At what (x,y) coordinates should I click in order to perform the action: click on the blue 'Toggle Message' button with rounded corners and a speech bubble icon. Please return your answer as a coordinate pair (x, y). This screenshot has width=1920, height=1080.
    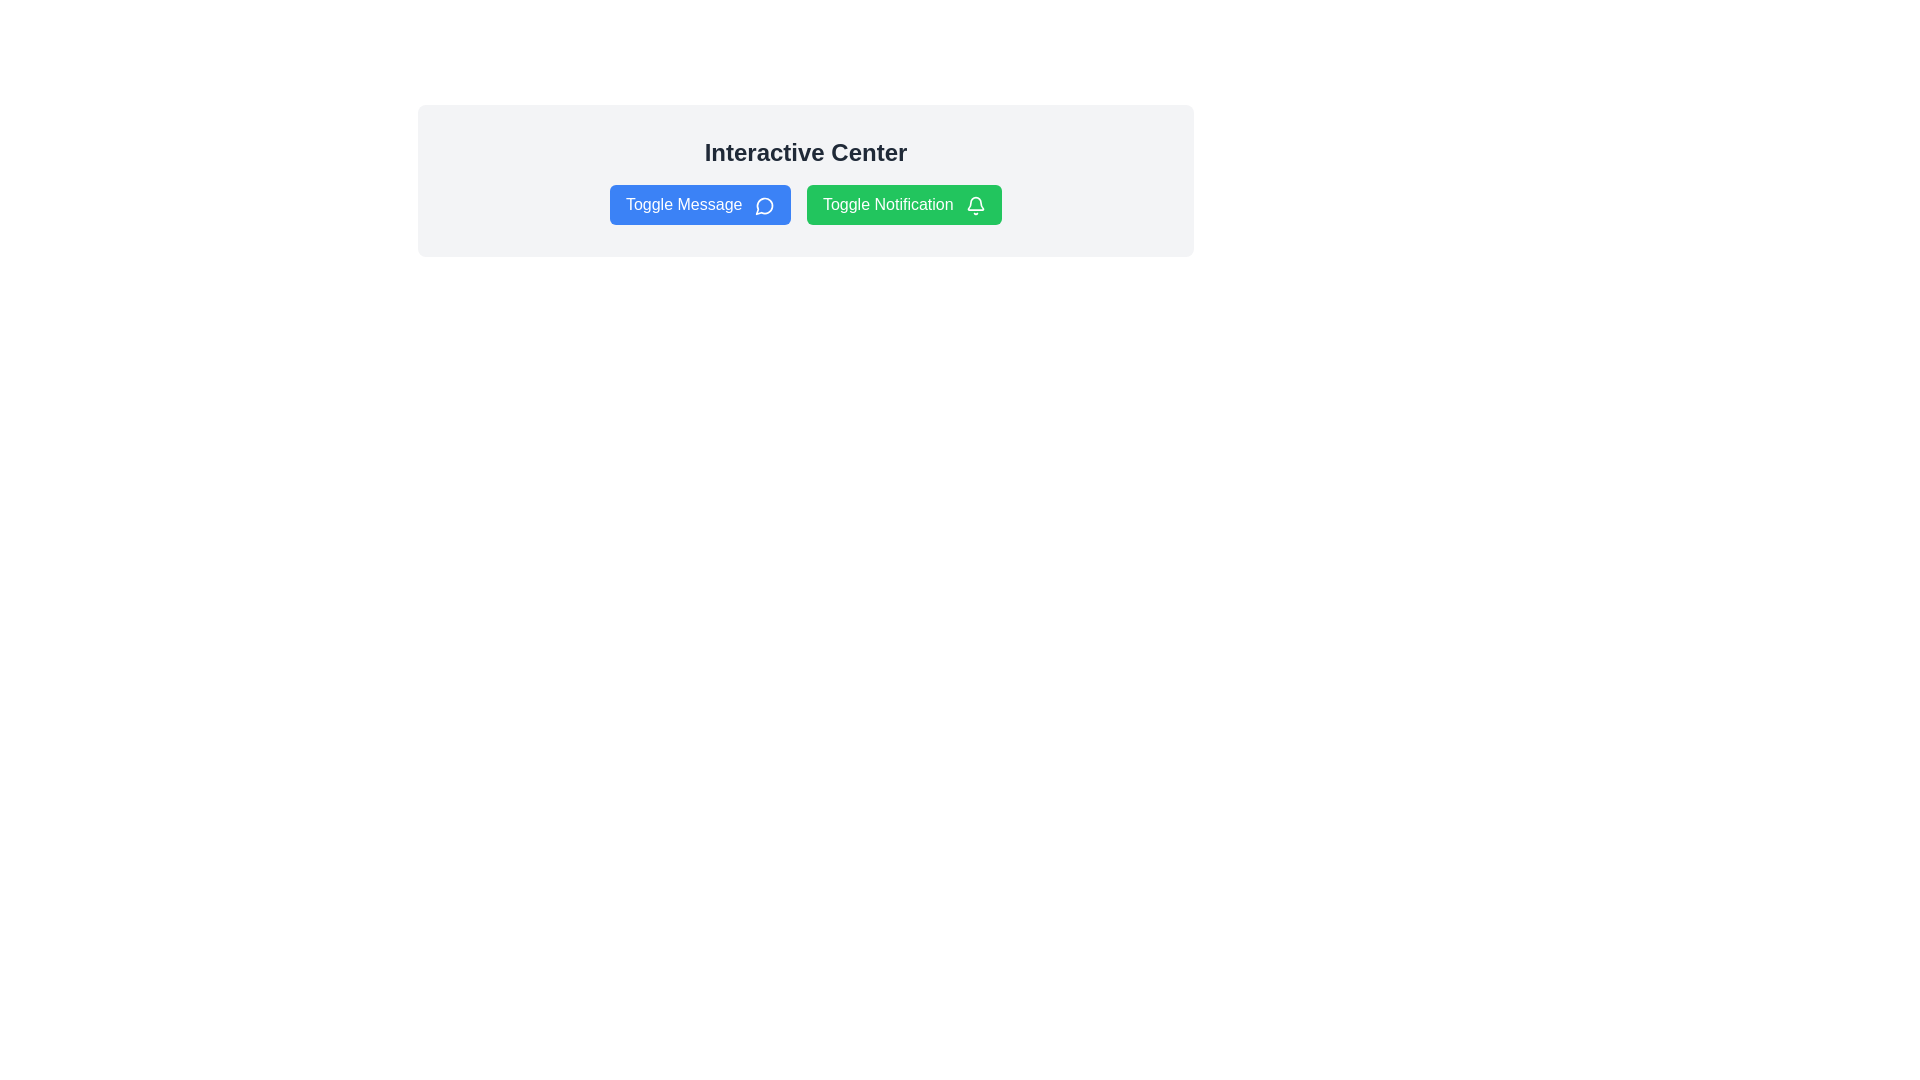
    Looking at the image, I should click on (700, 204).